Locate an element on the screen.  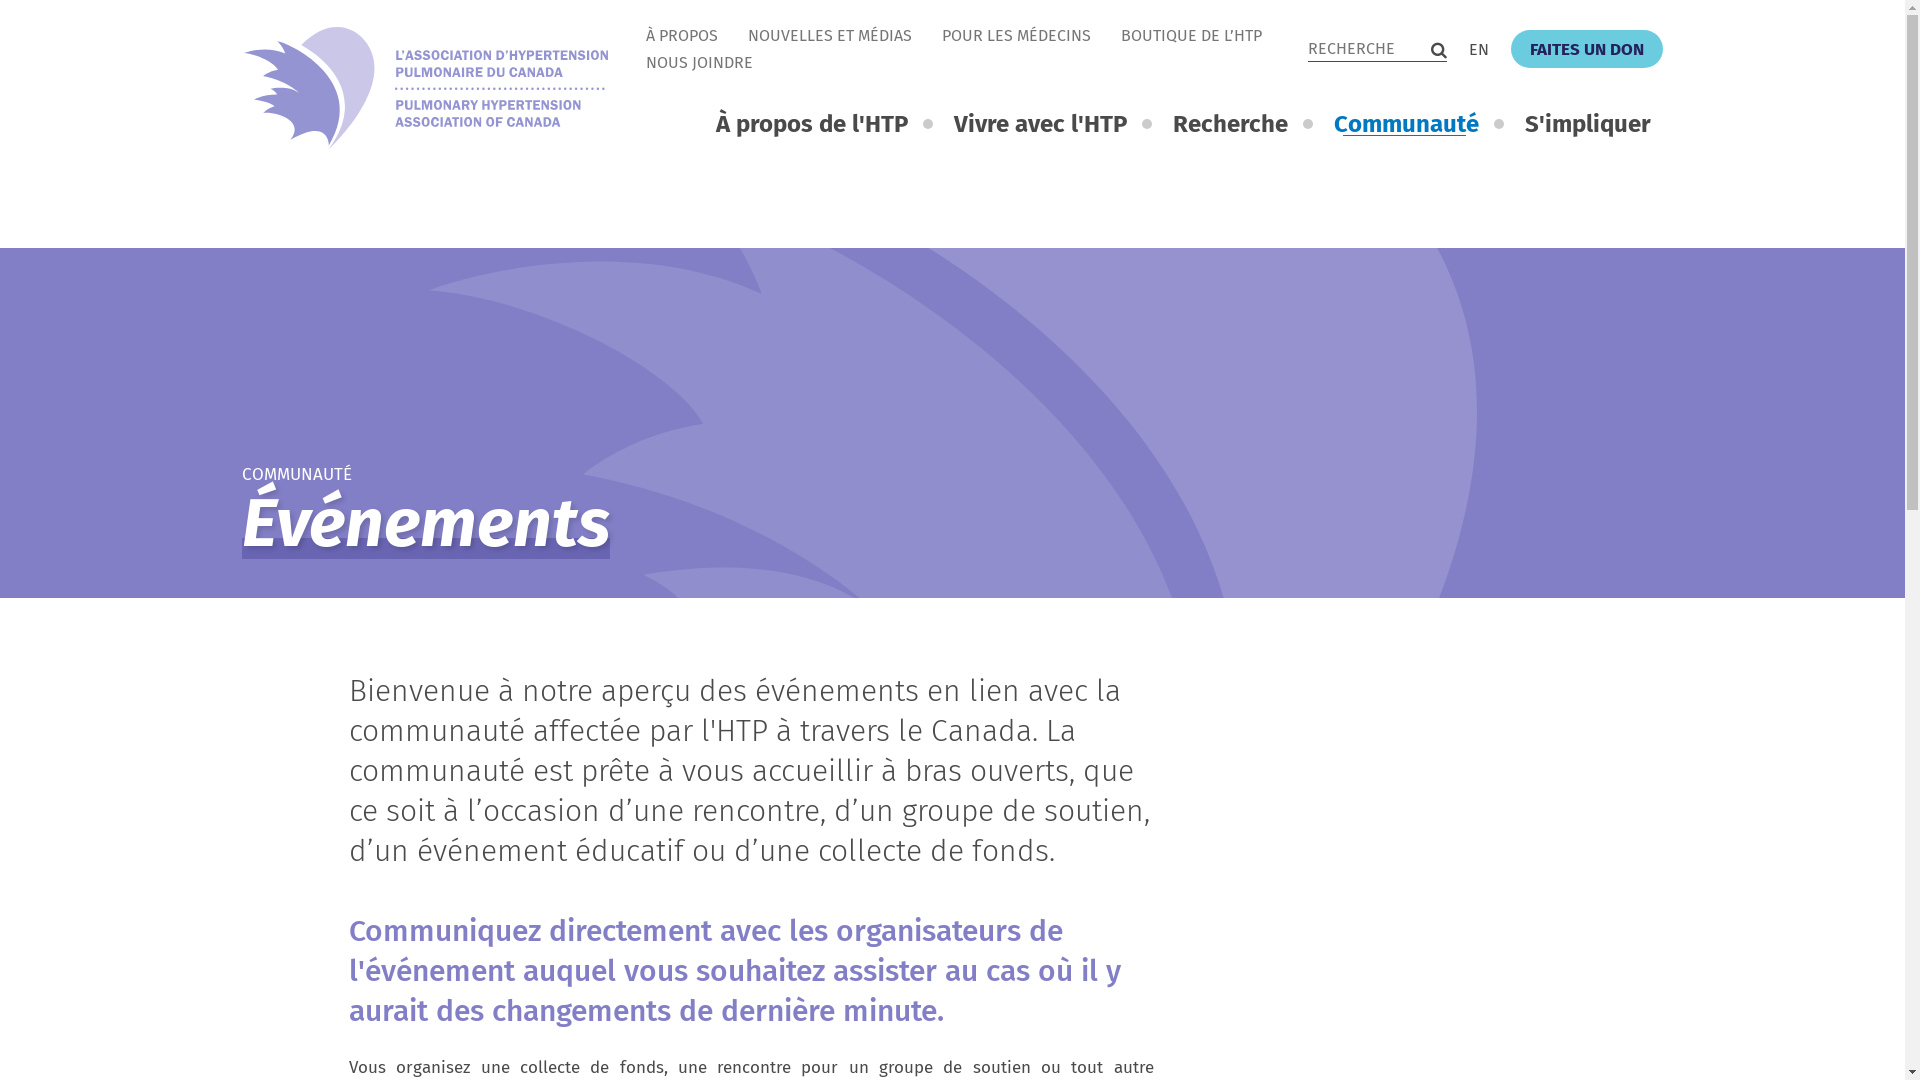
'FAITES UN DON' is located at coordinates (1586, 48).